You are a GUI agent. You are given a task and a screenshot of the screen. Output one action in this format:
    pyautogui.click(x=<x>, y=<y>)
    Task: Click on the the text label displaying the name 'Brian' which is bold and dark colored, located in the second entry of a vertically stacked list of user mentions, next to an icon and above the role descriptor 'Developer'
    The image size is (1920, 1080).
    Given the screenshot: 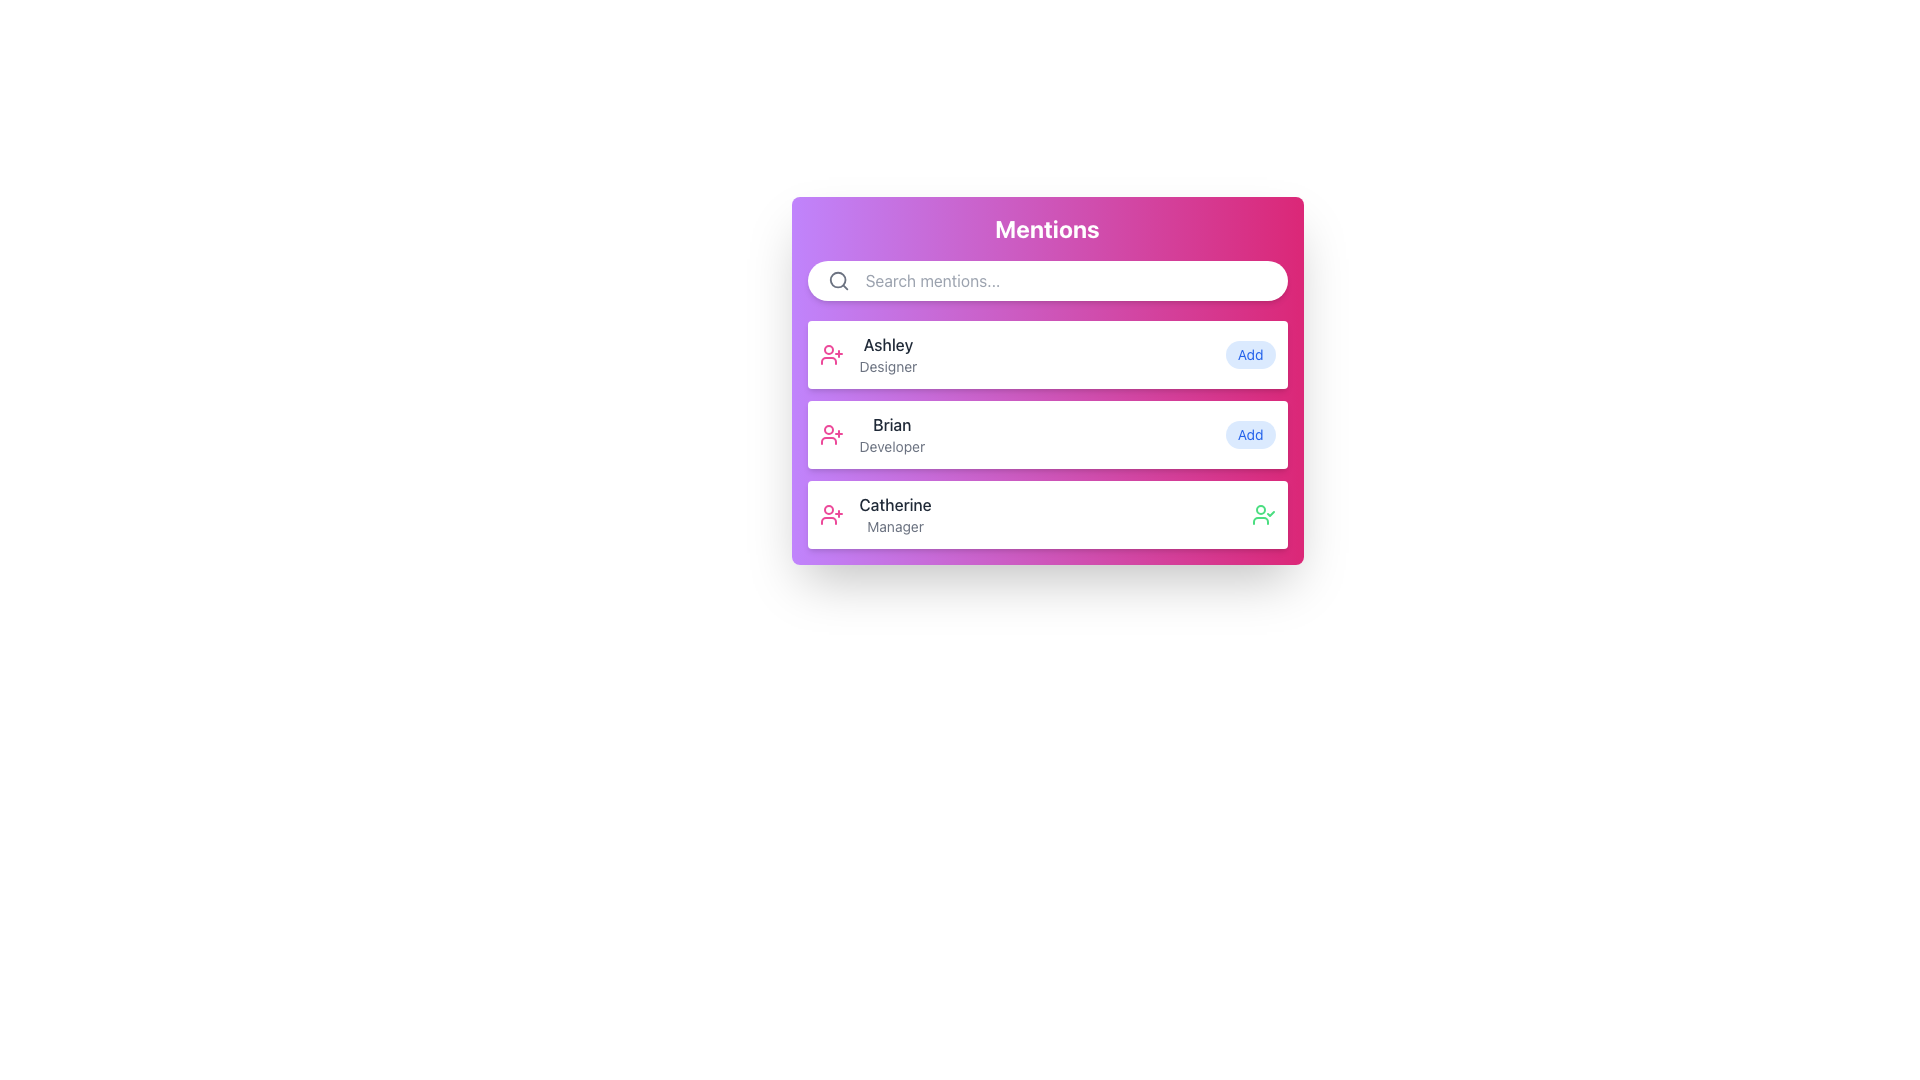 What is the action you would take?
    pyautogui.click(x=891, y=423)
    